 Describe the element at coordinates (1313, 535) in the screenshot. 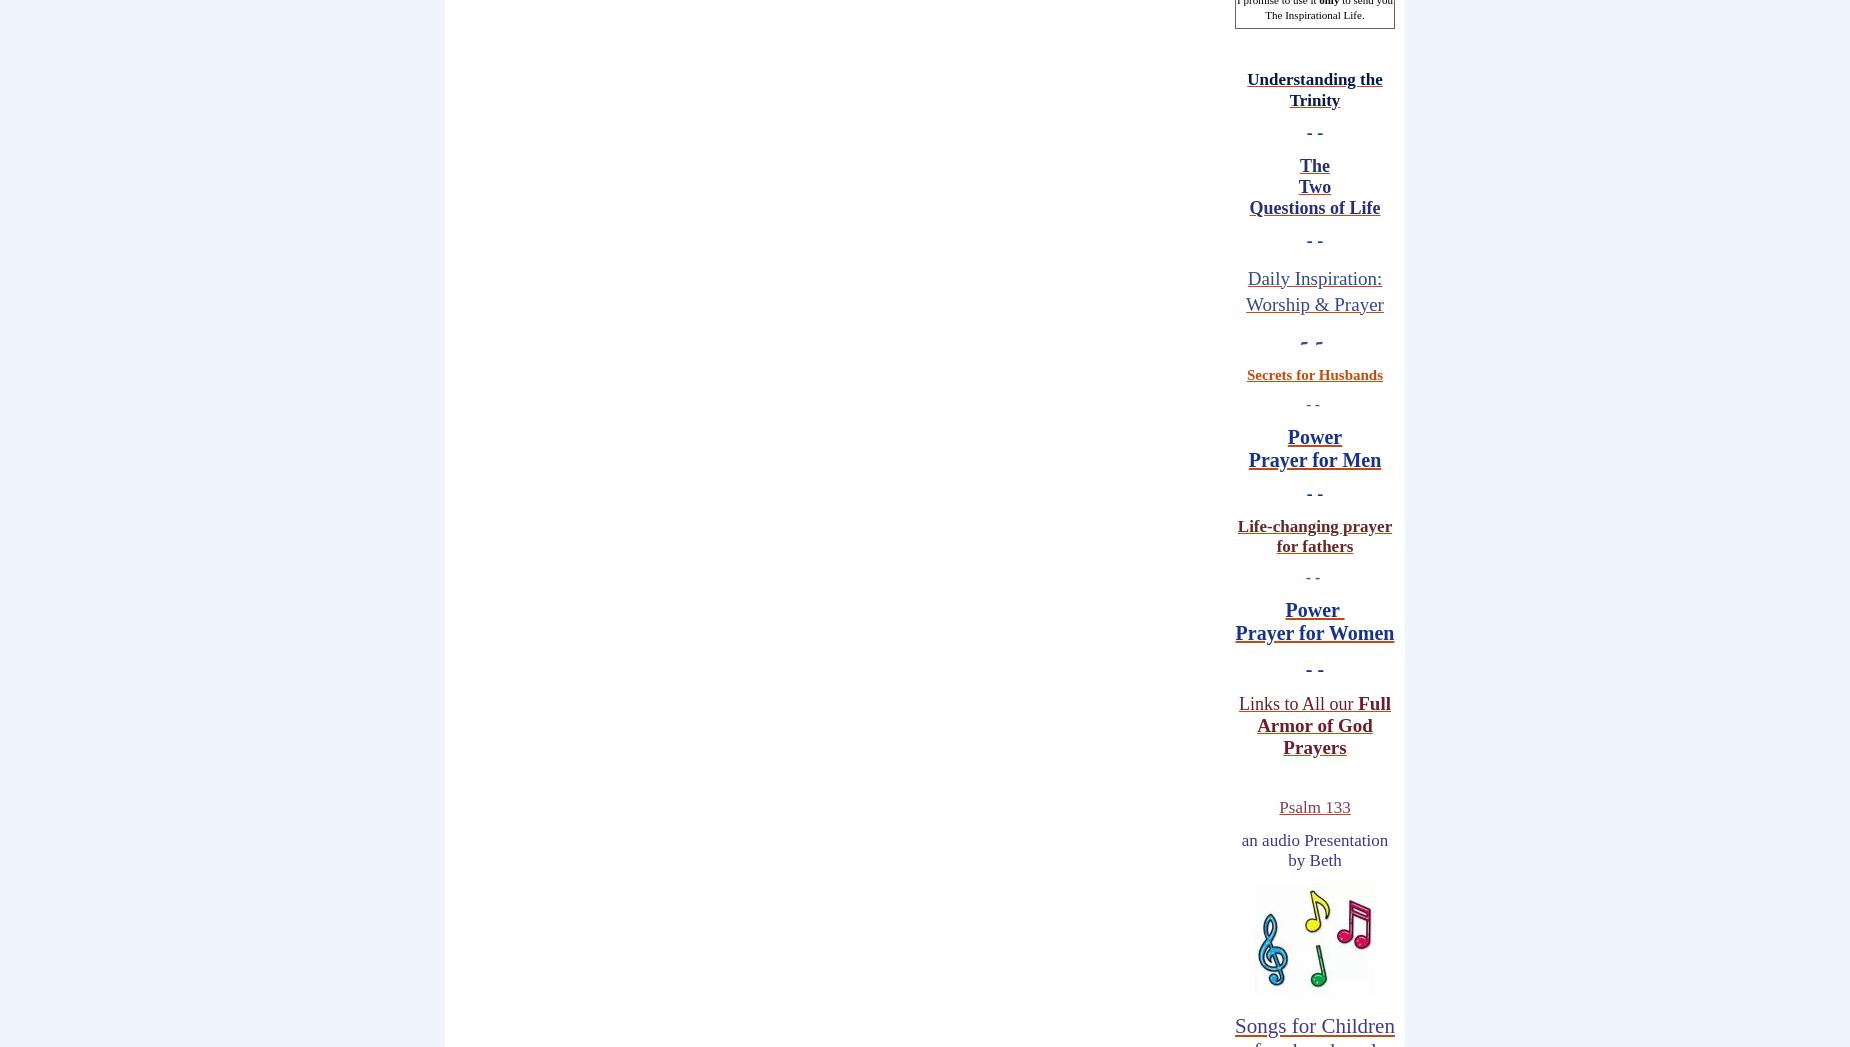

I see `'Life-changing prayer for fathers'` at that location.